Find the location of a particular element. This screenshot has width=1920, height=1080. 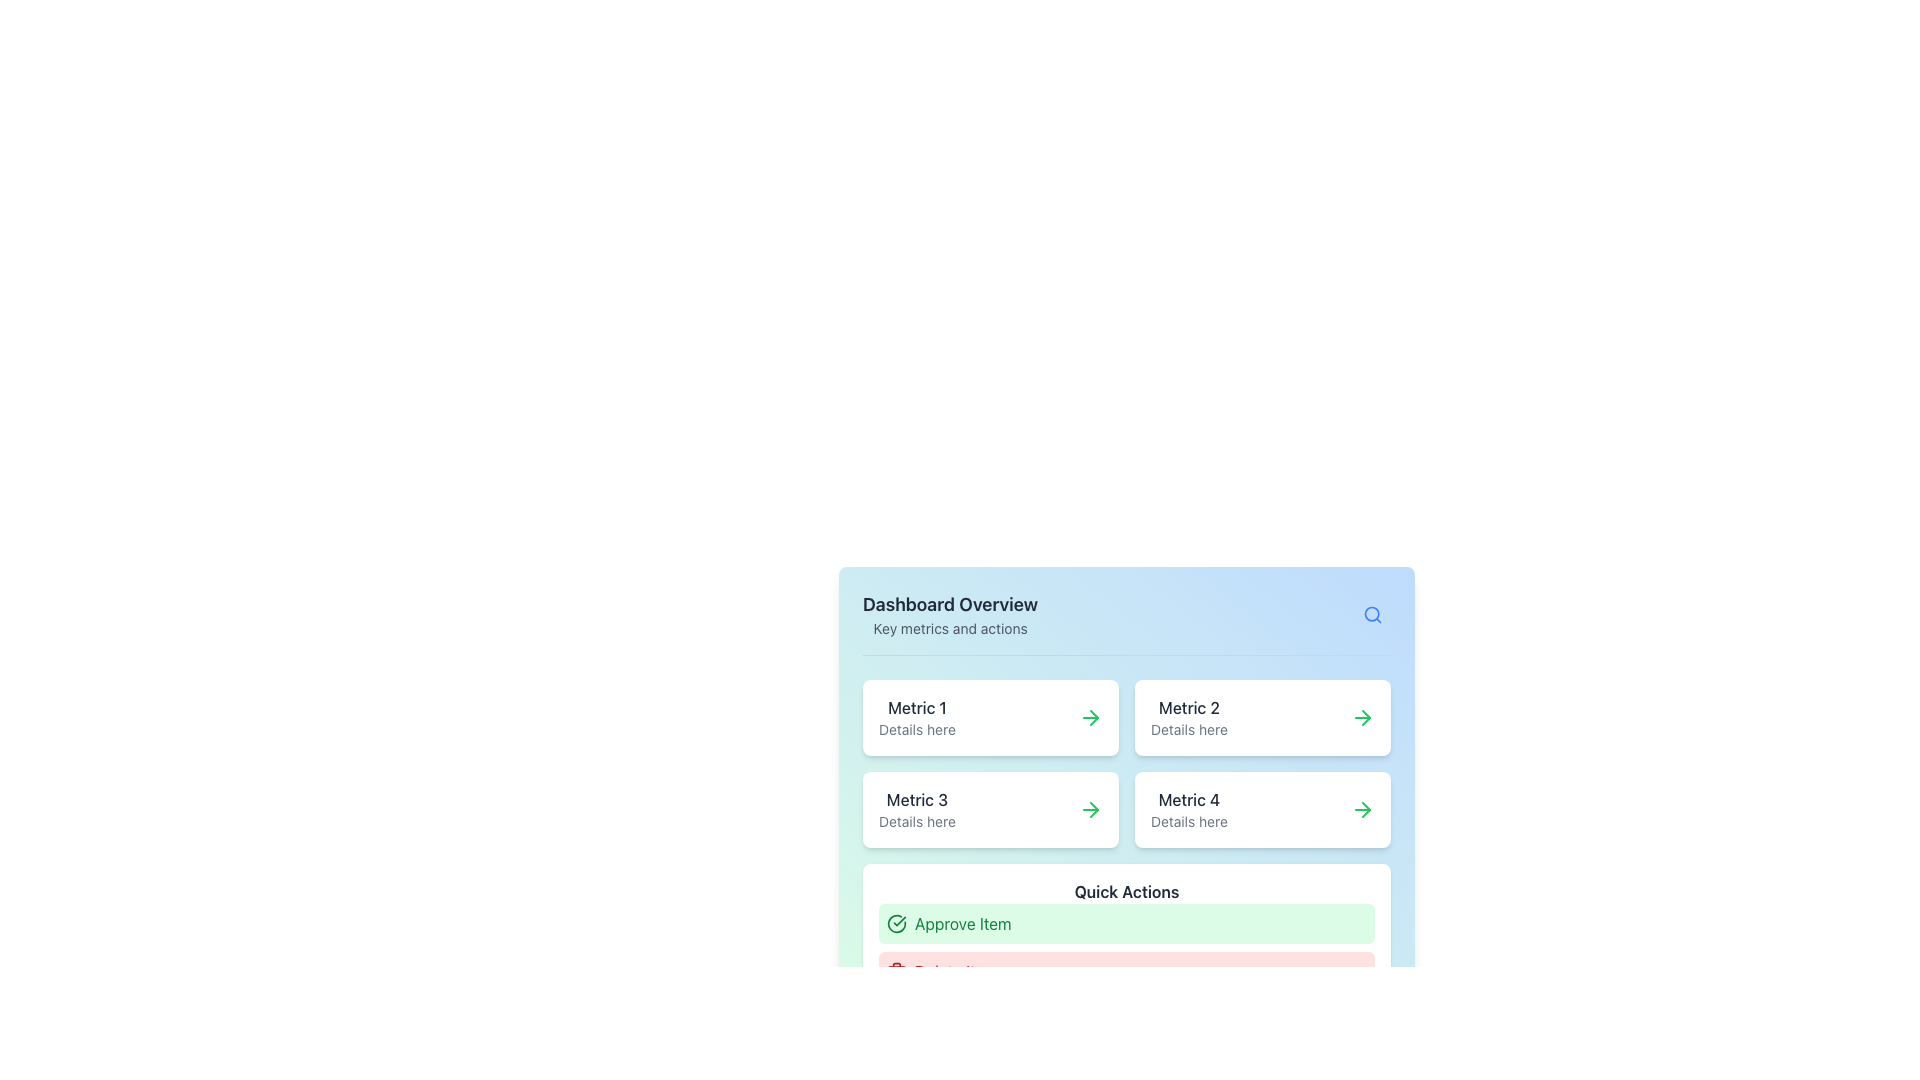

the trash bin icon located in the 'Quick Actions' section is located at coordinates (896, 971).